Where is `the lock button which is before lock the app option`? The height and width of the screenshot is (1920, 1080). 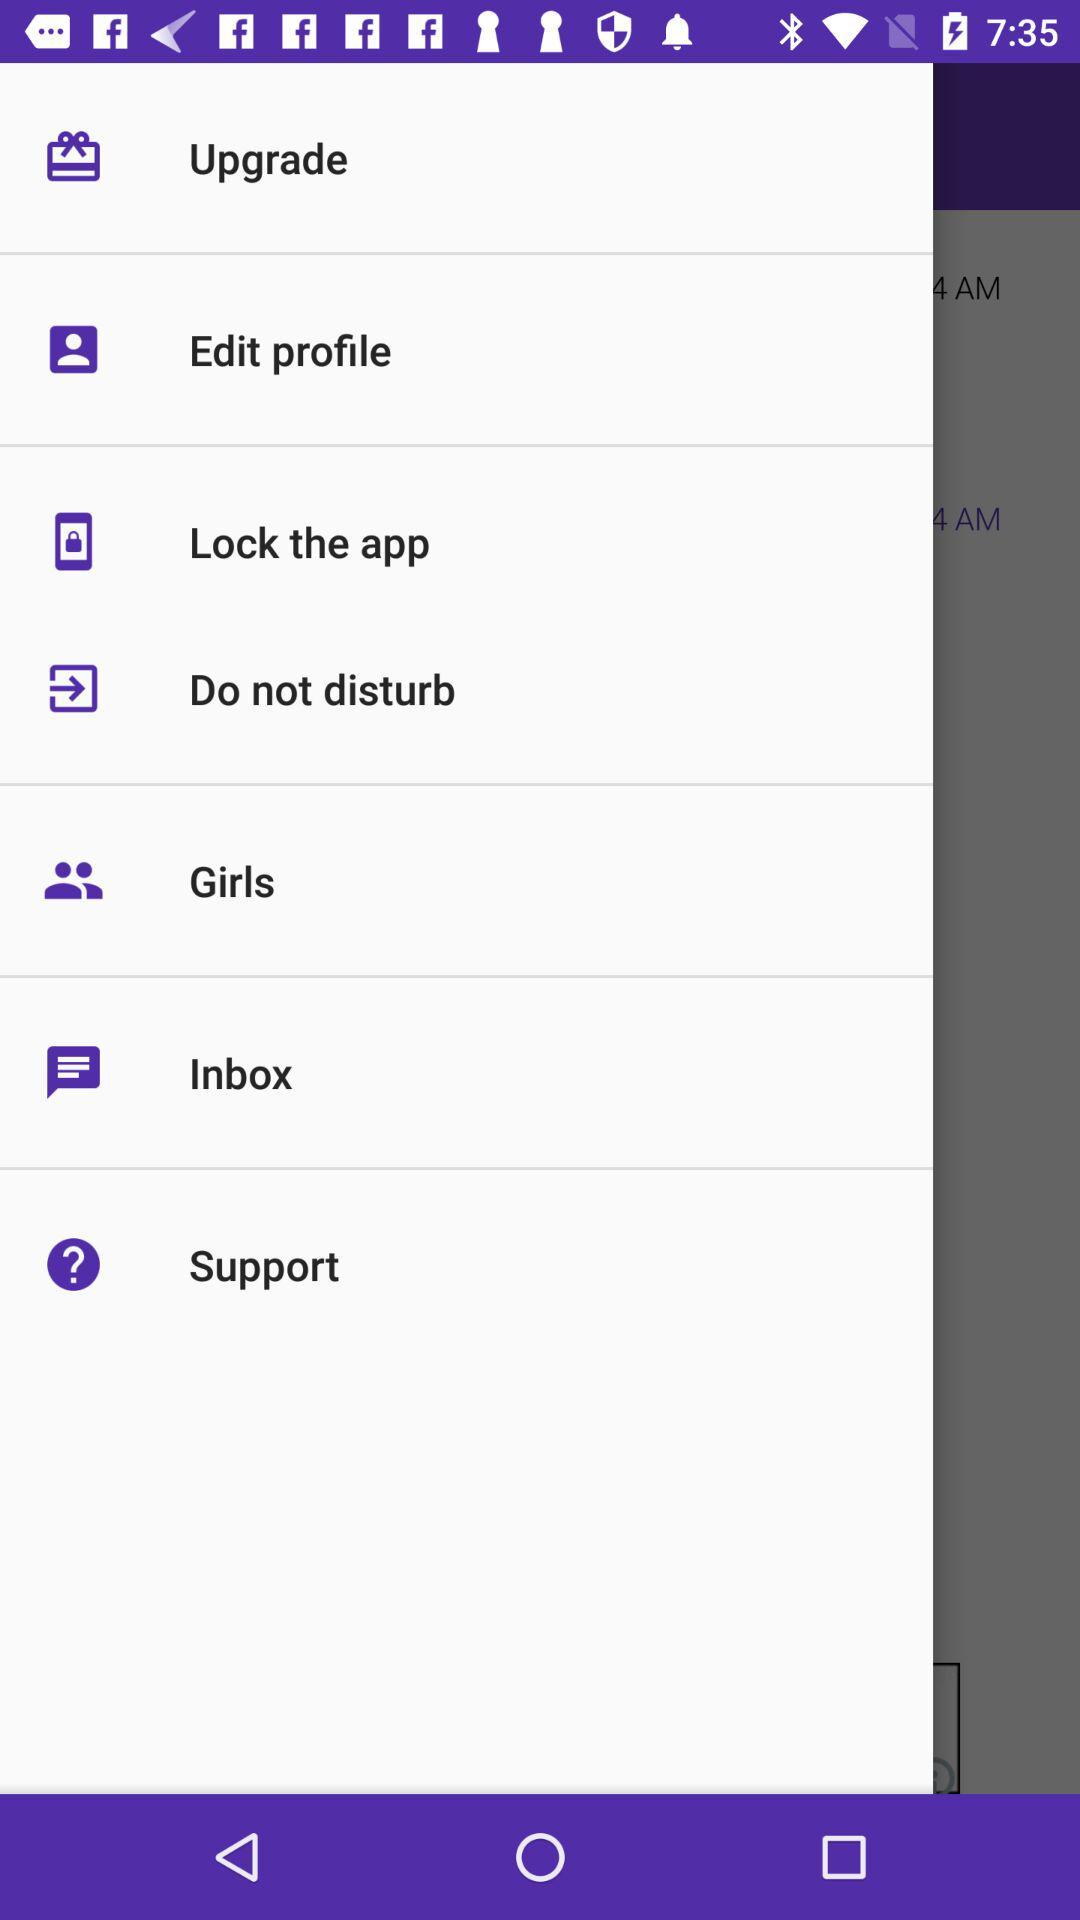
the lock button which is before lock the app option is located at coordinates (122, 571).